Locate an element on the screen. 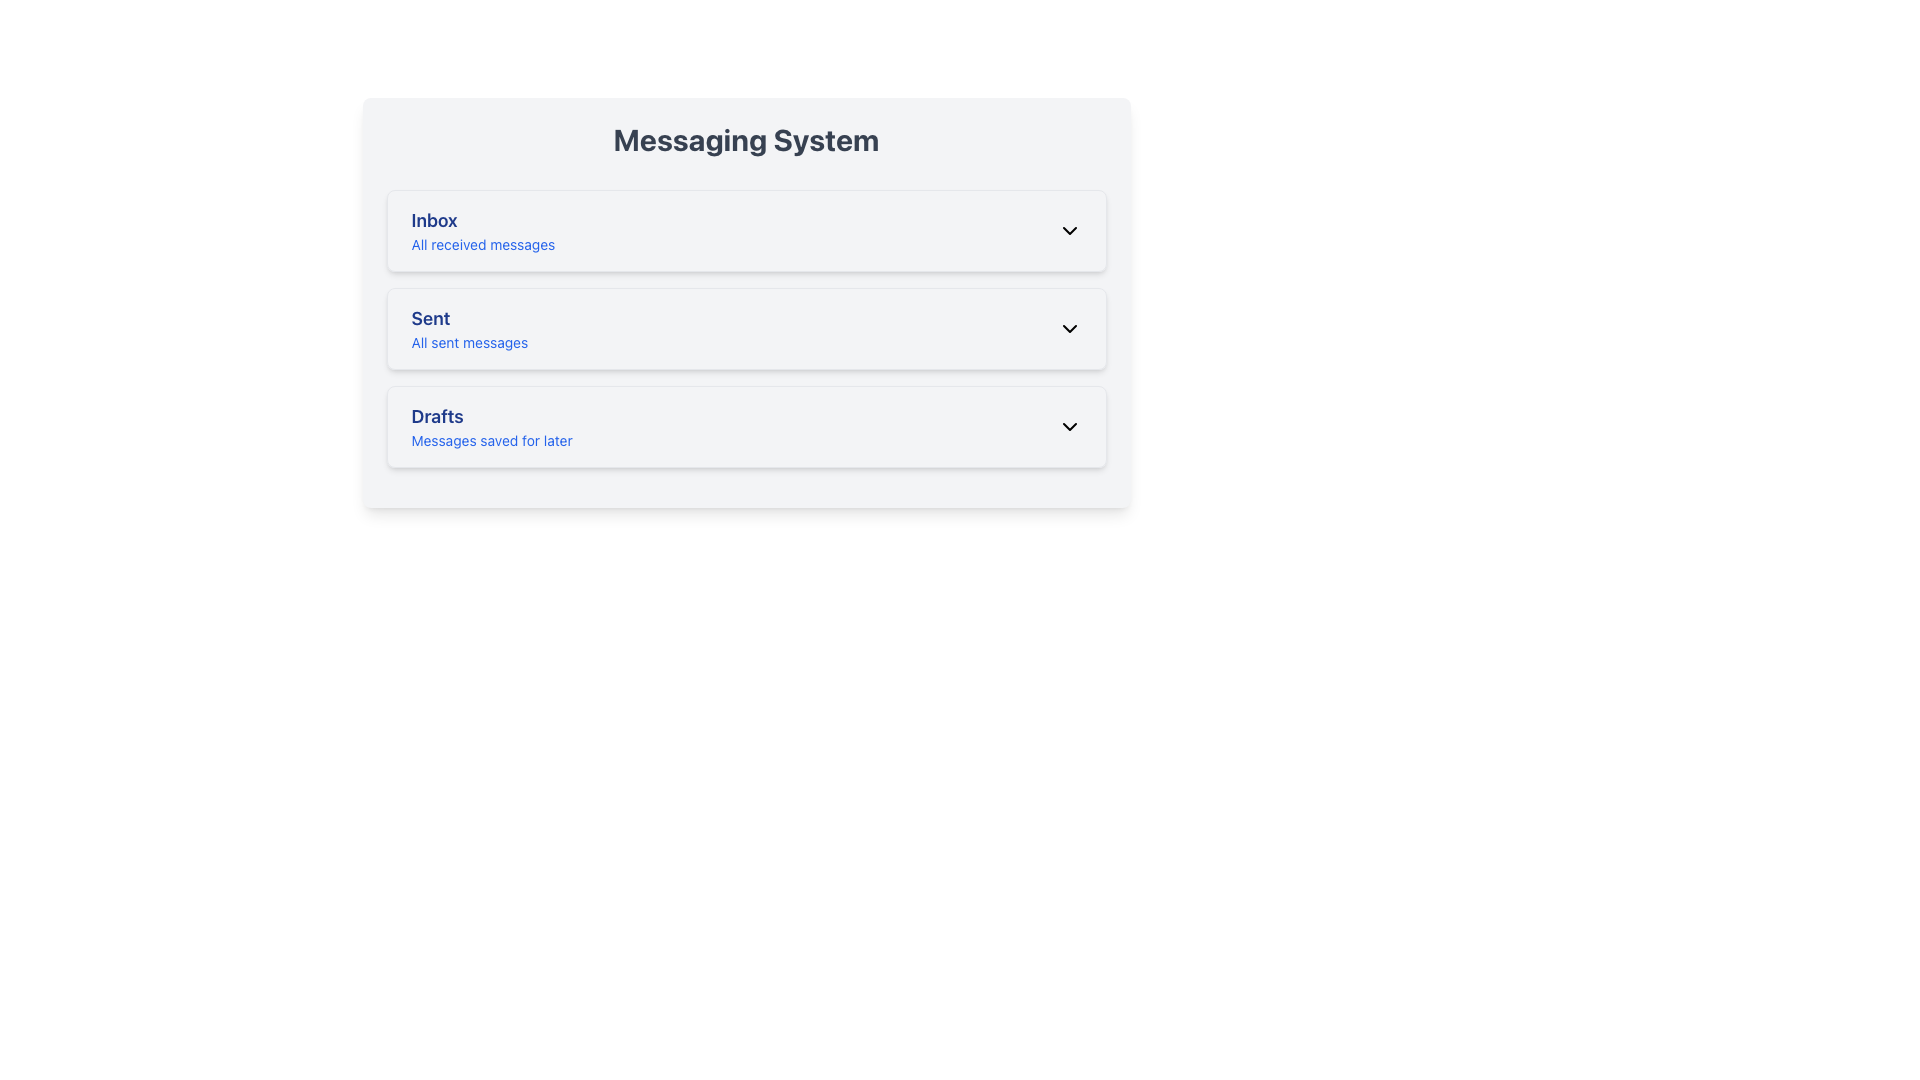  the third collapsible list item titled 'Drafts' in the Messaging System section is located at coordinates (745, 426).